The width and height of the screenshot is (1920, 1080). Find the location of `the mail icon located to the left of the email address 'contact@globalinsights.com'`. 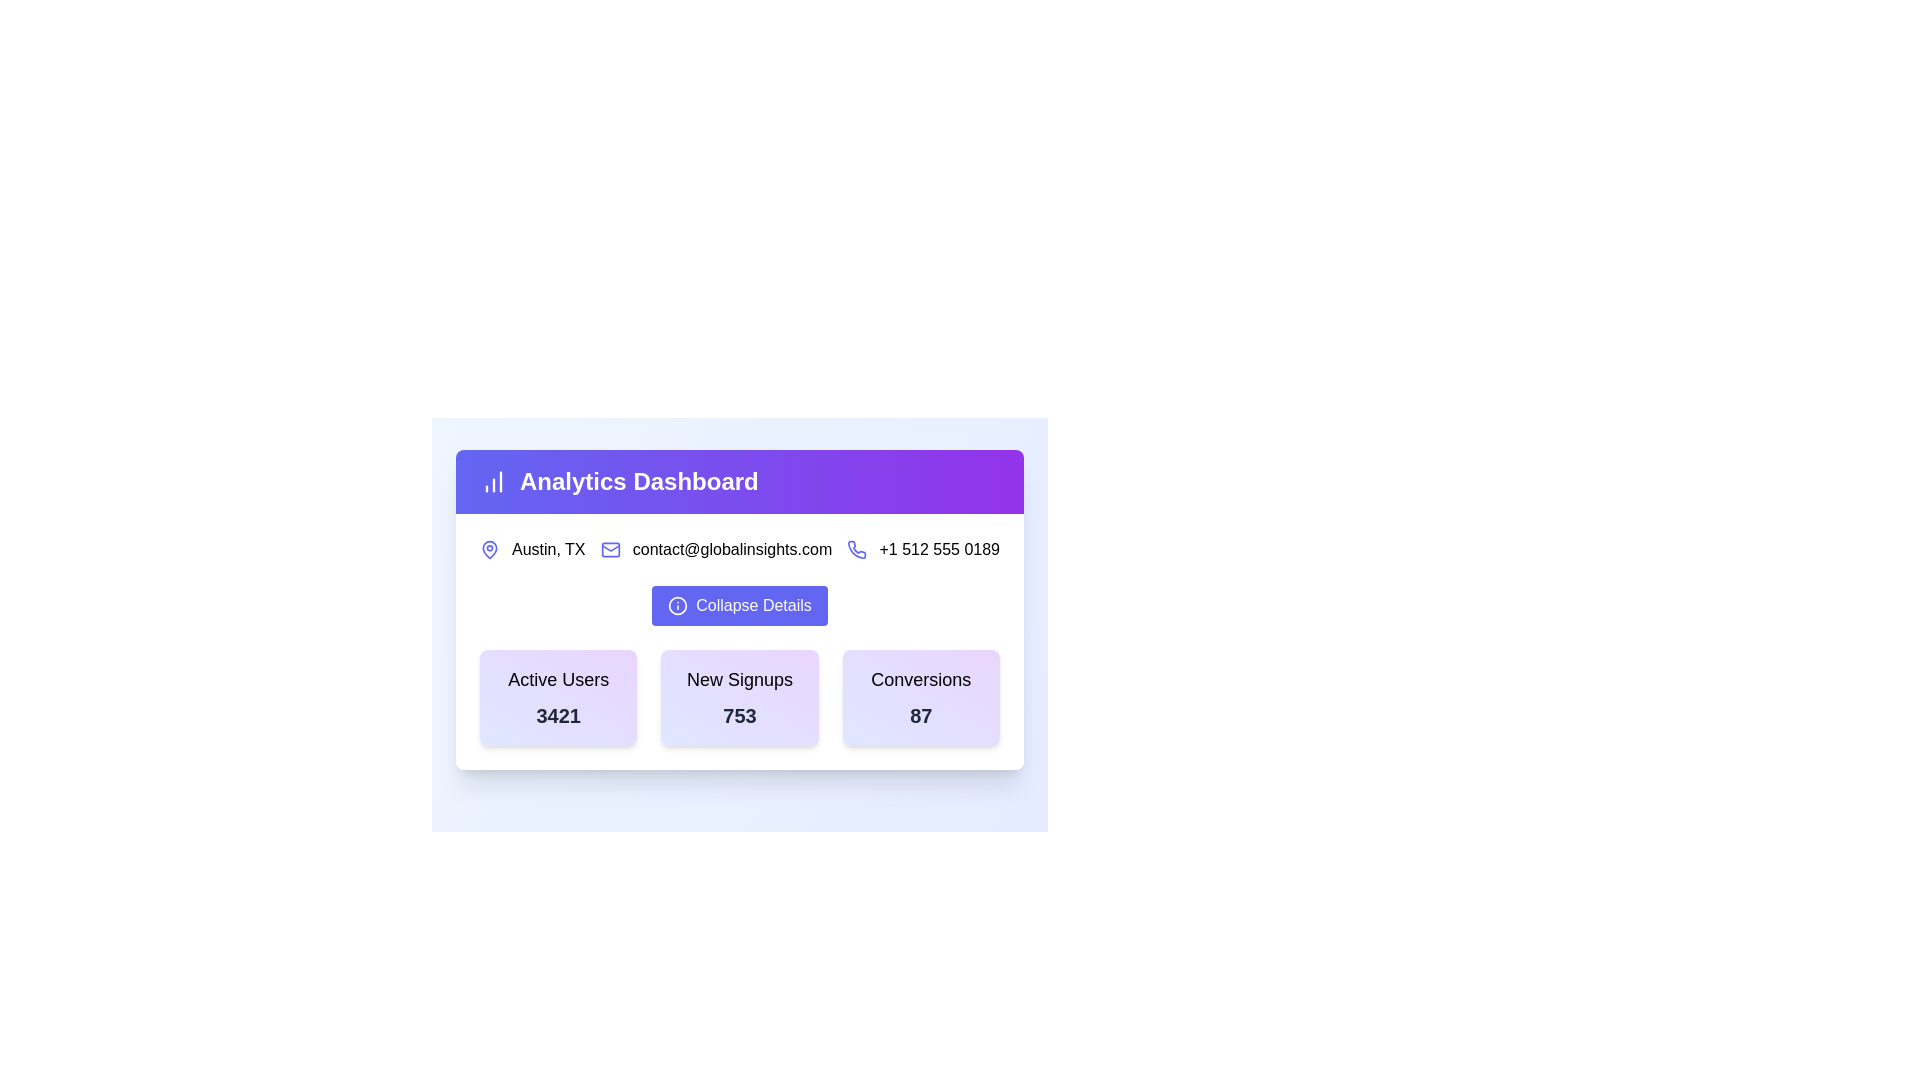

the mail icon located to the left of the email address 'contact@globalinsights.com' is located at coordinates (609, 550).